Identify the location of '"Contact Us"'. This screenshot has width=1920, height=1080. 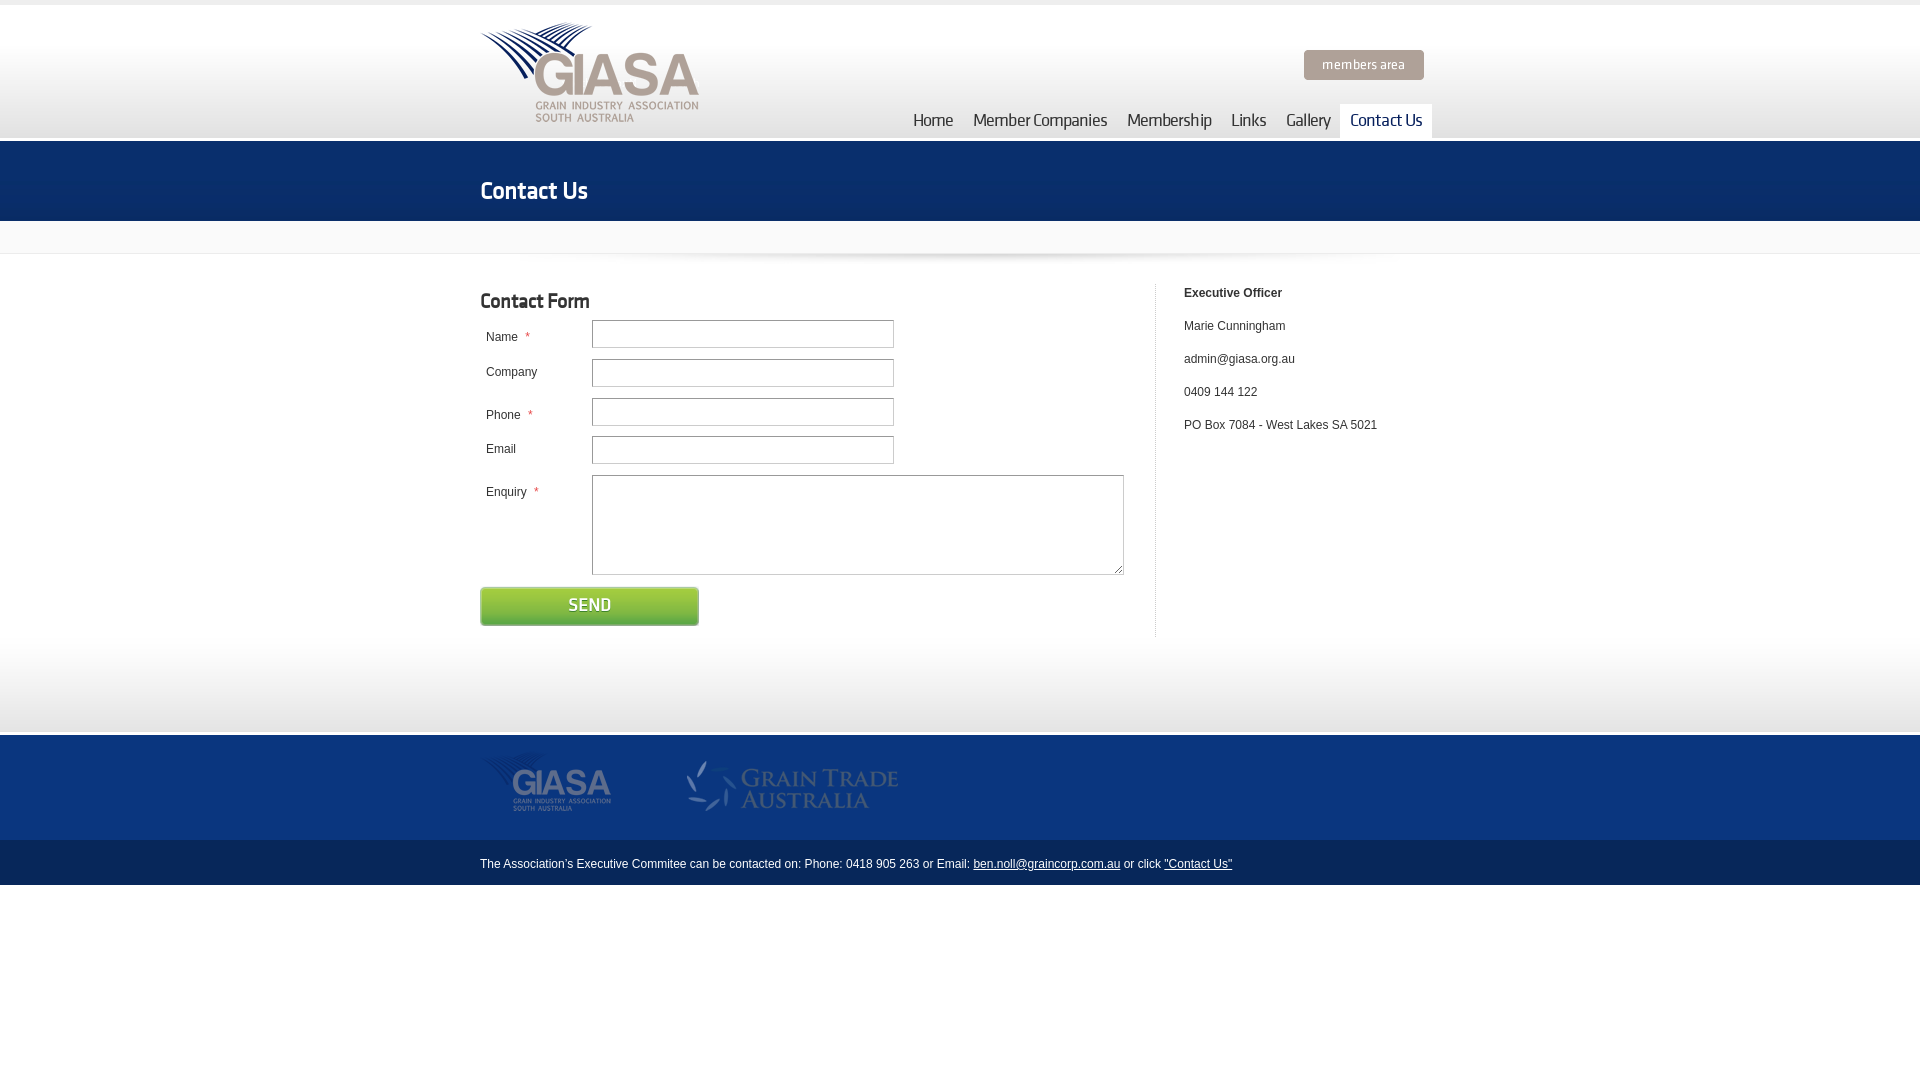
(1198, 863).